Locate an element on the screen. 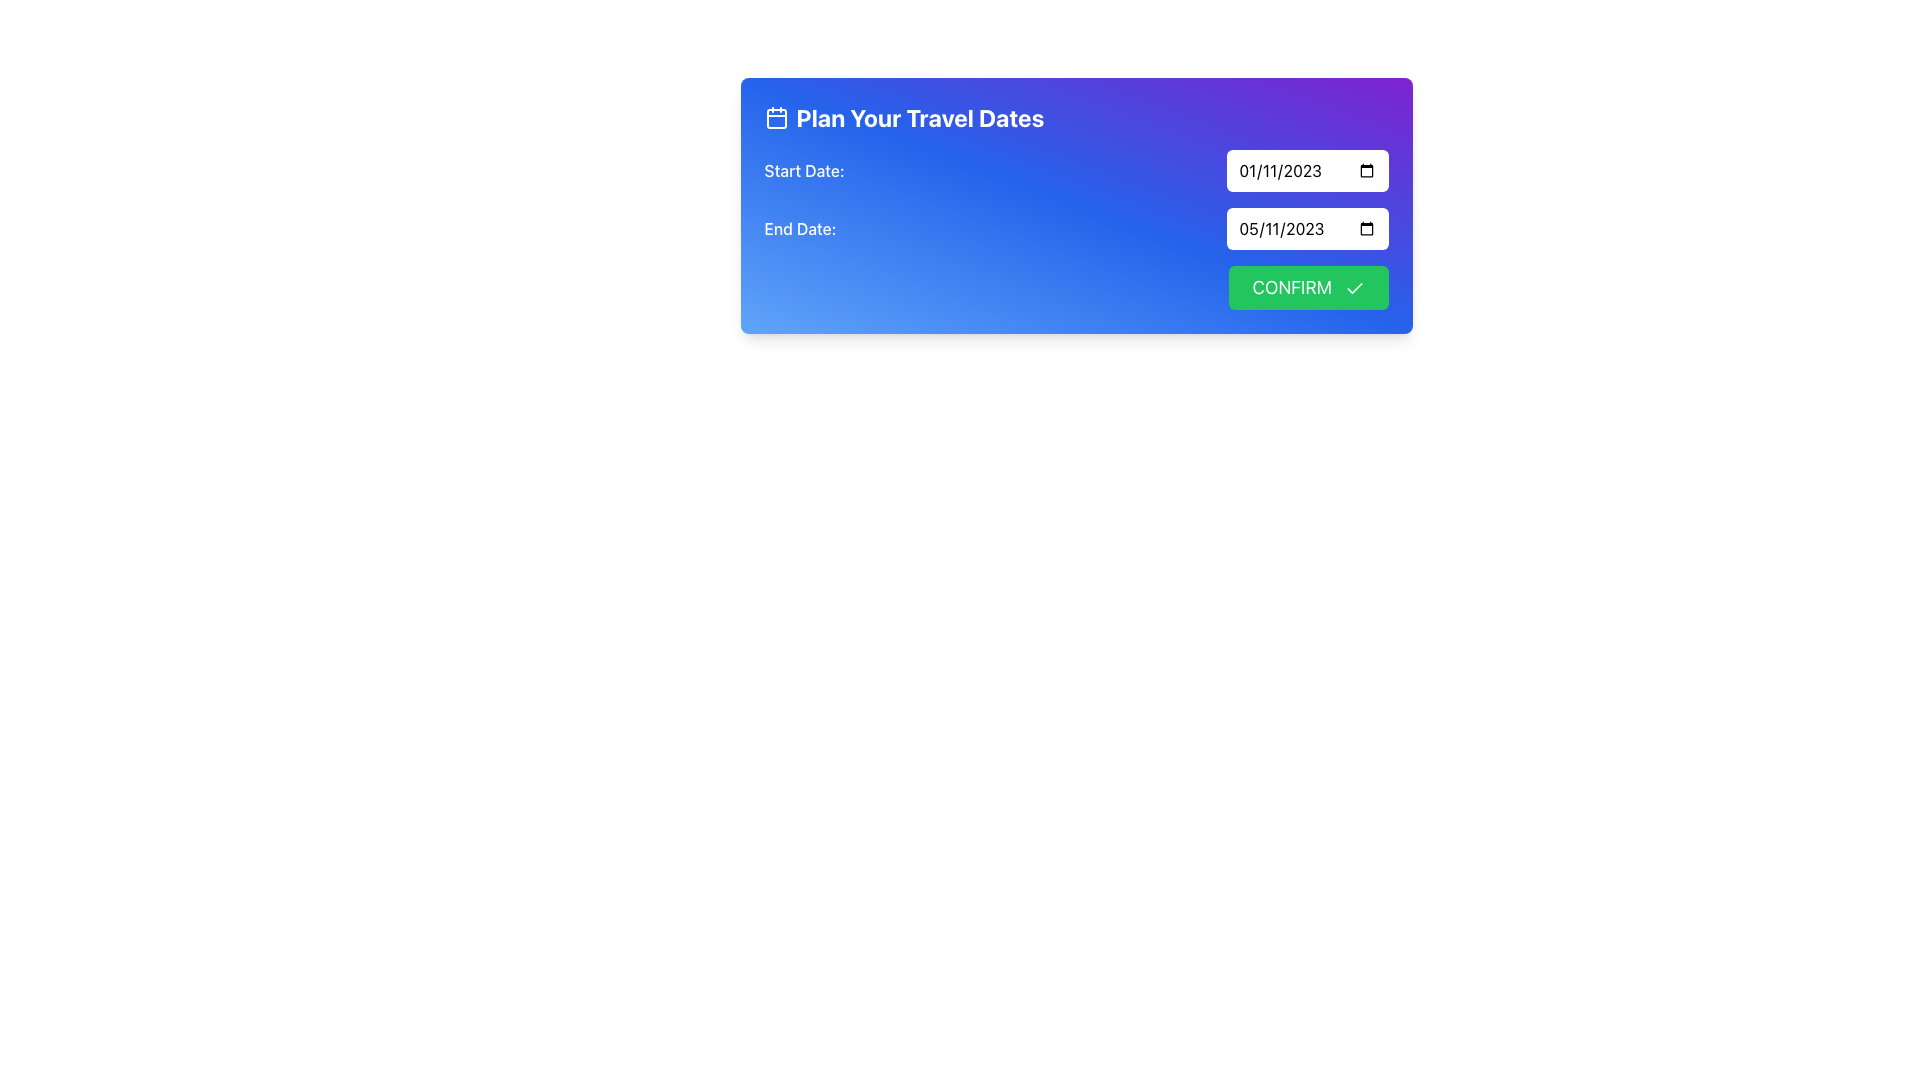  the Text Label that indicates the start date for the adjacent date input field, positioned in the upper-left corner of its blue gradient box is located at coordinates (804, 169).